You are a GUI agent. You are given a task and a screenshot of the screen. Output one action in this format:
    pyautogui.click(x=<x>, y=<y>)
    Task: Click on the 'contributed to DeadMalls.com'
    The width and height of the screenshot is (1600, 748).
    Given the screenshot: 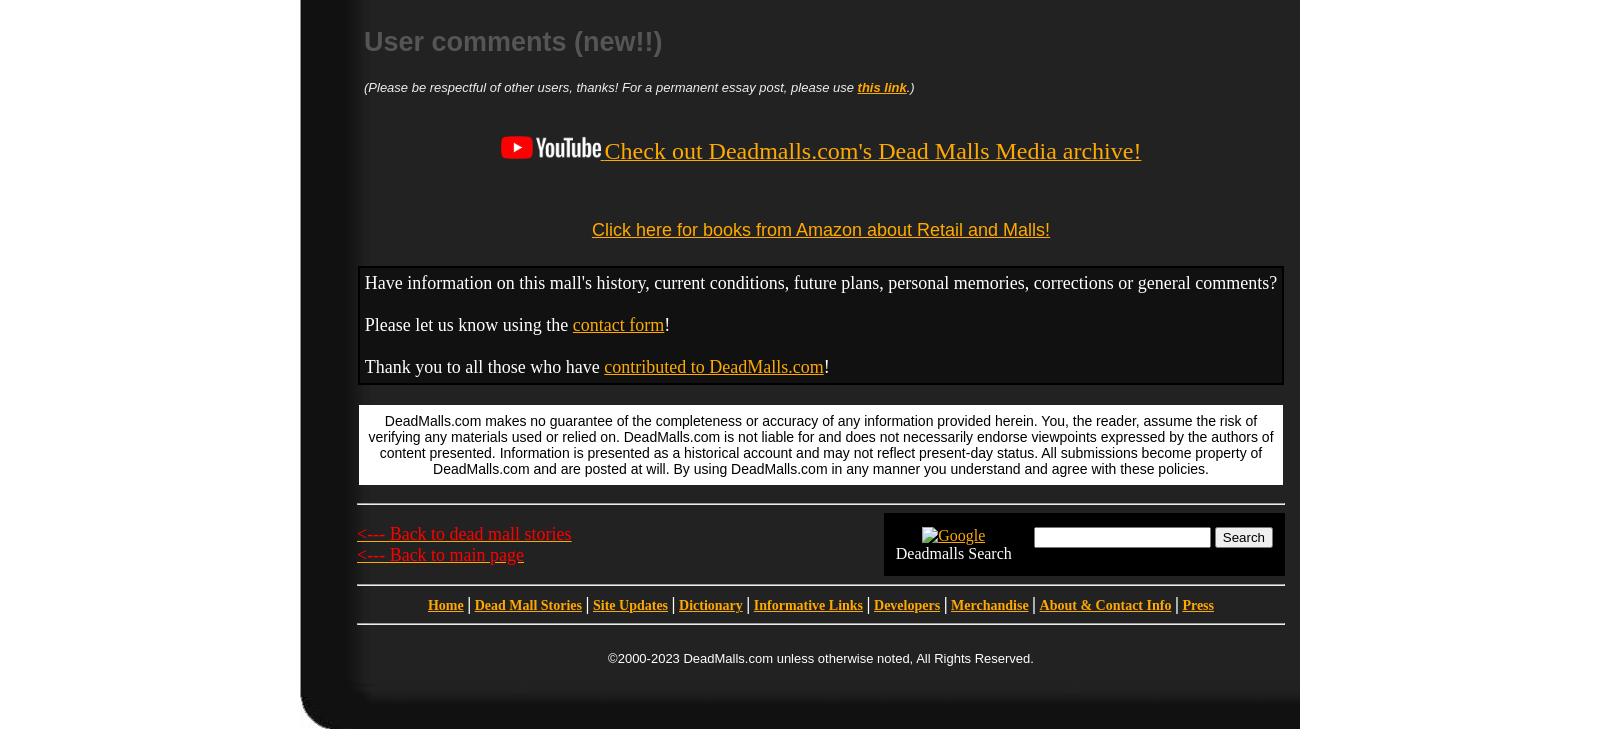 What is the action you would take?
    pyautogui.click(x=713, y=365)
    